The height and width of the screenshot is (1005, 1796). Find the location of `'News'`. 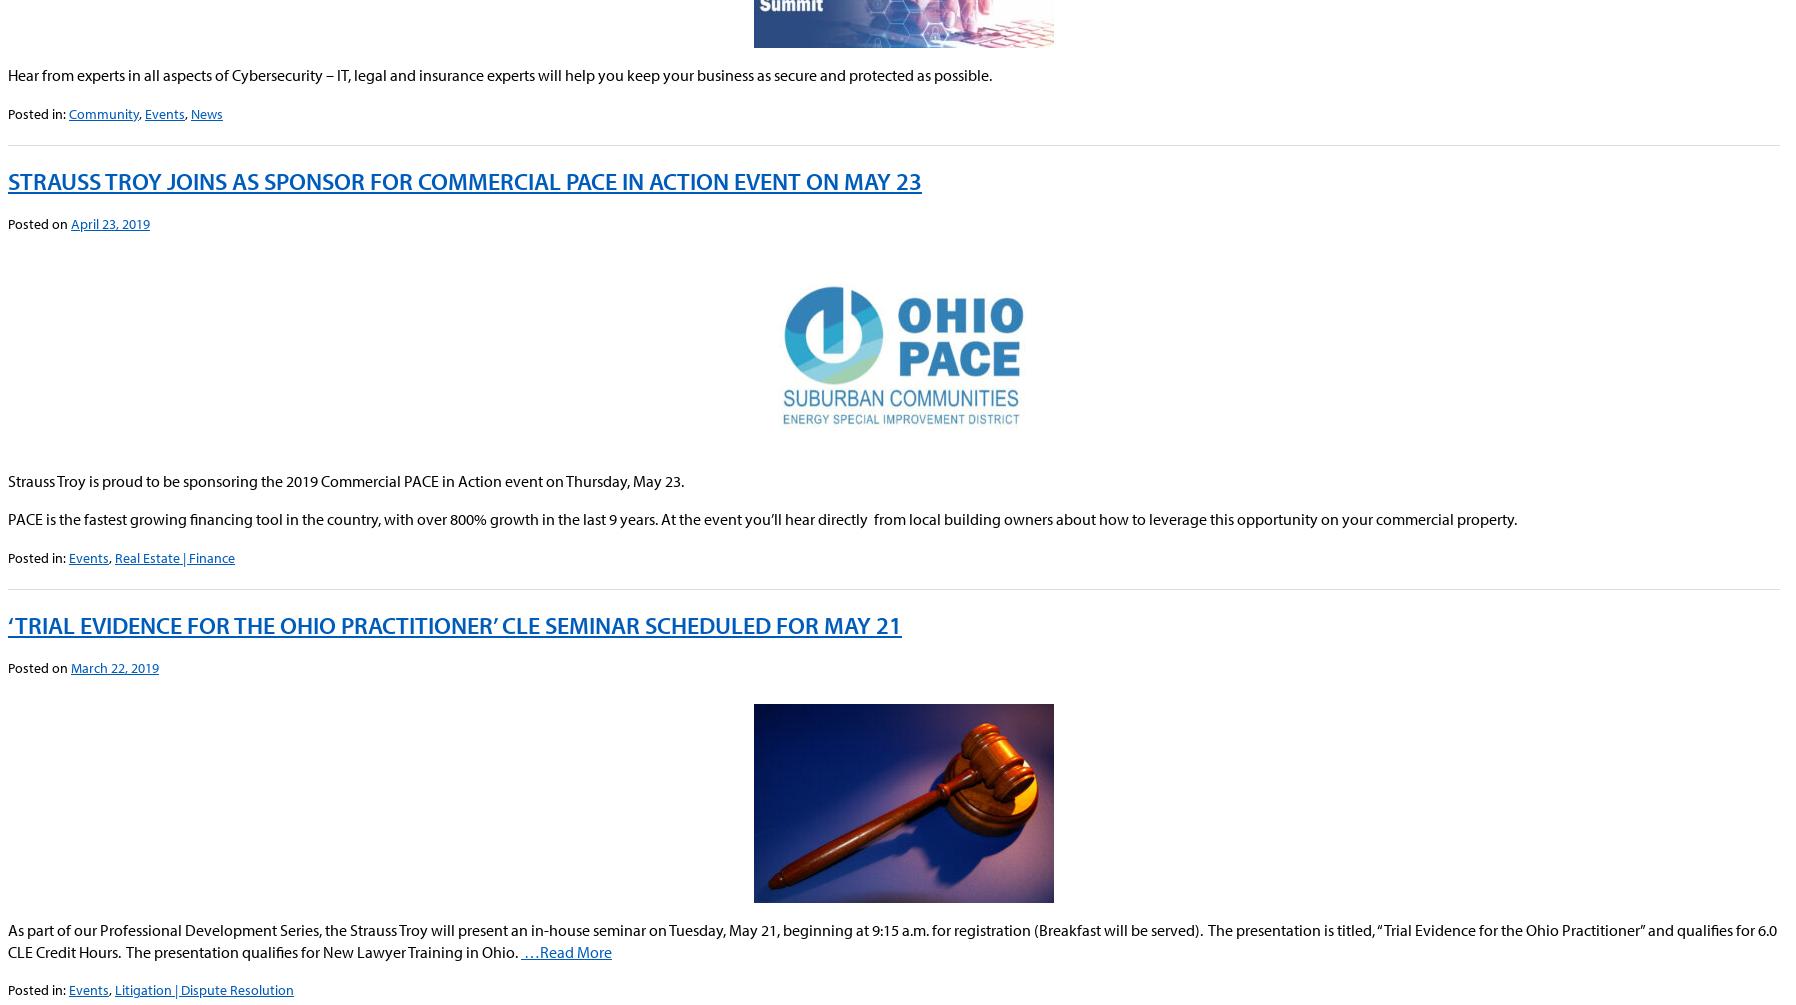

'News' is located at coordinates (206, 112).